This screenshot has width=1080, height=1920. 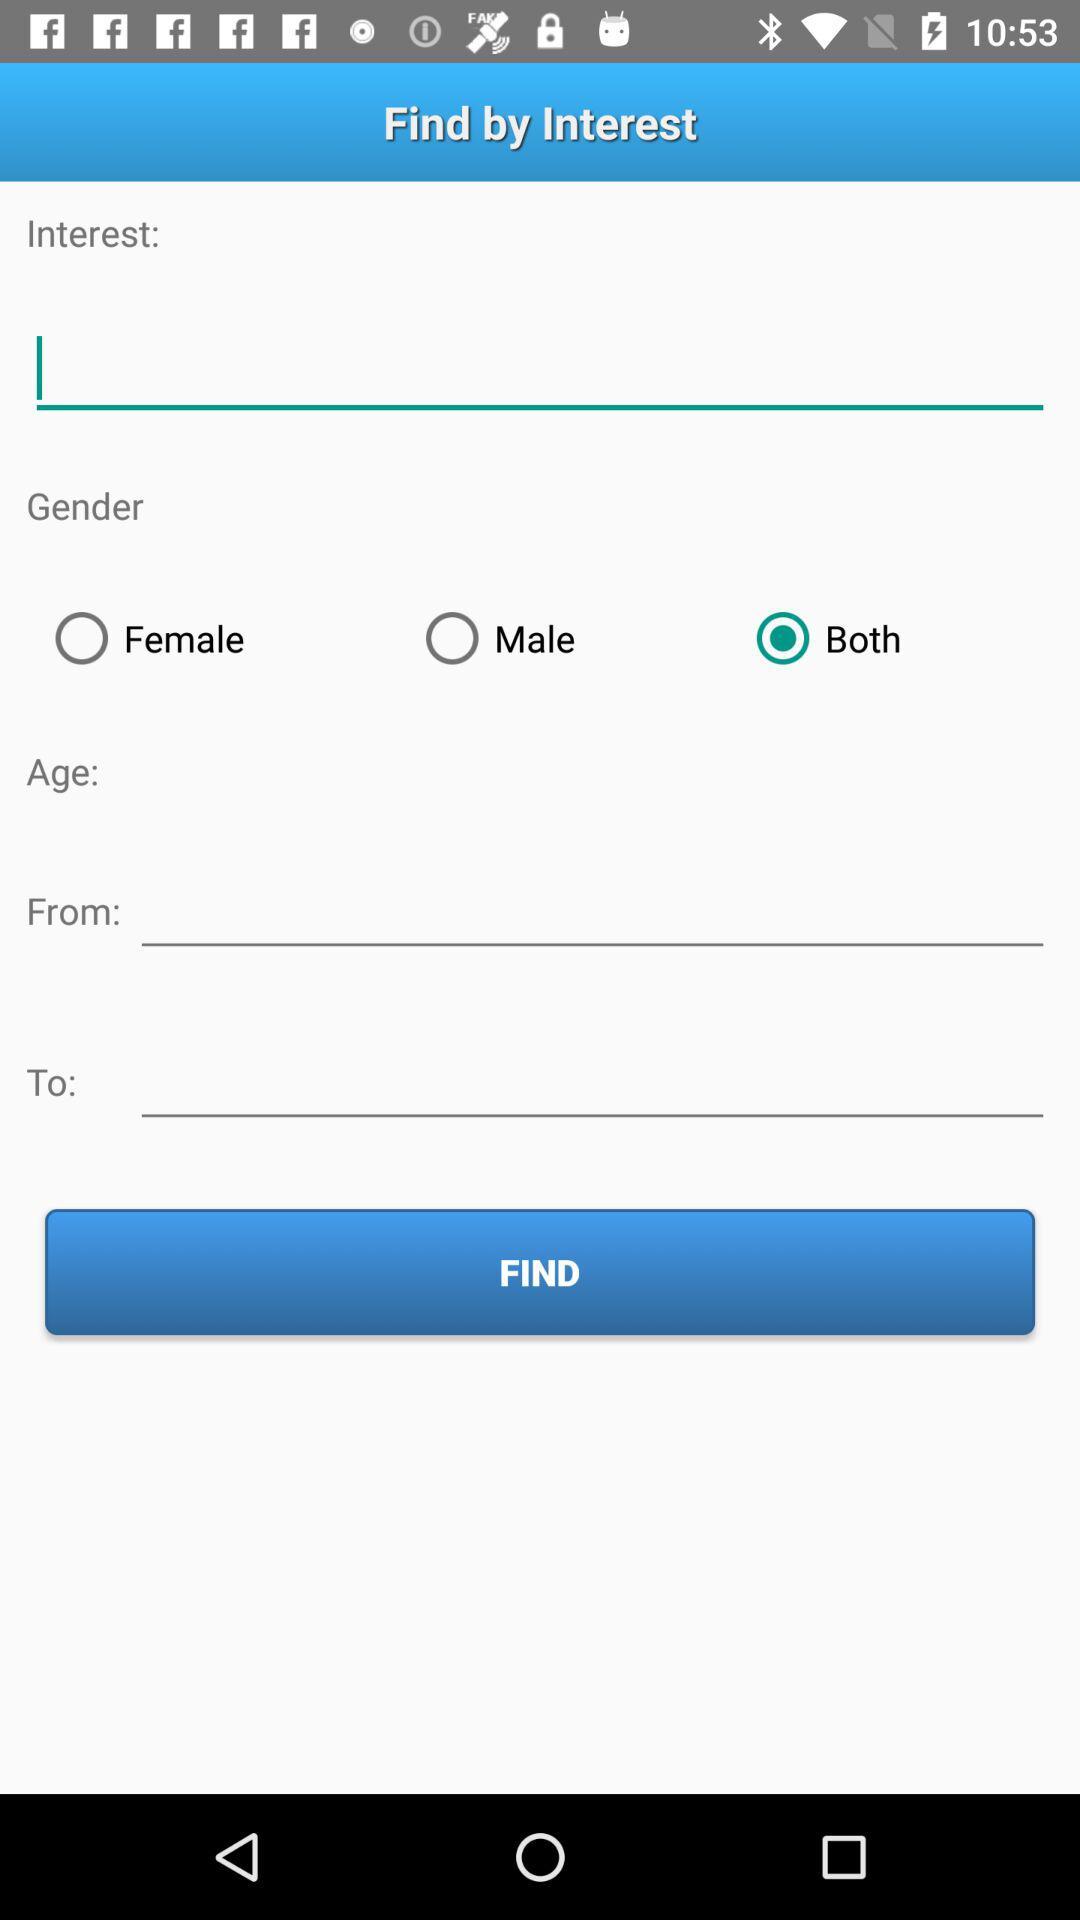 I want to click on female item, so click(x=211, y=637).